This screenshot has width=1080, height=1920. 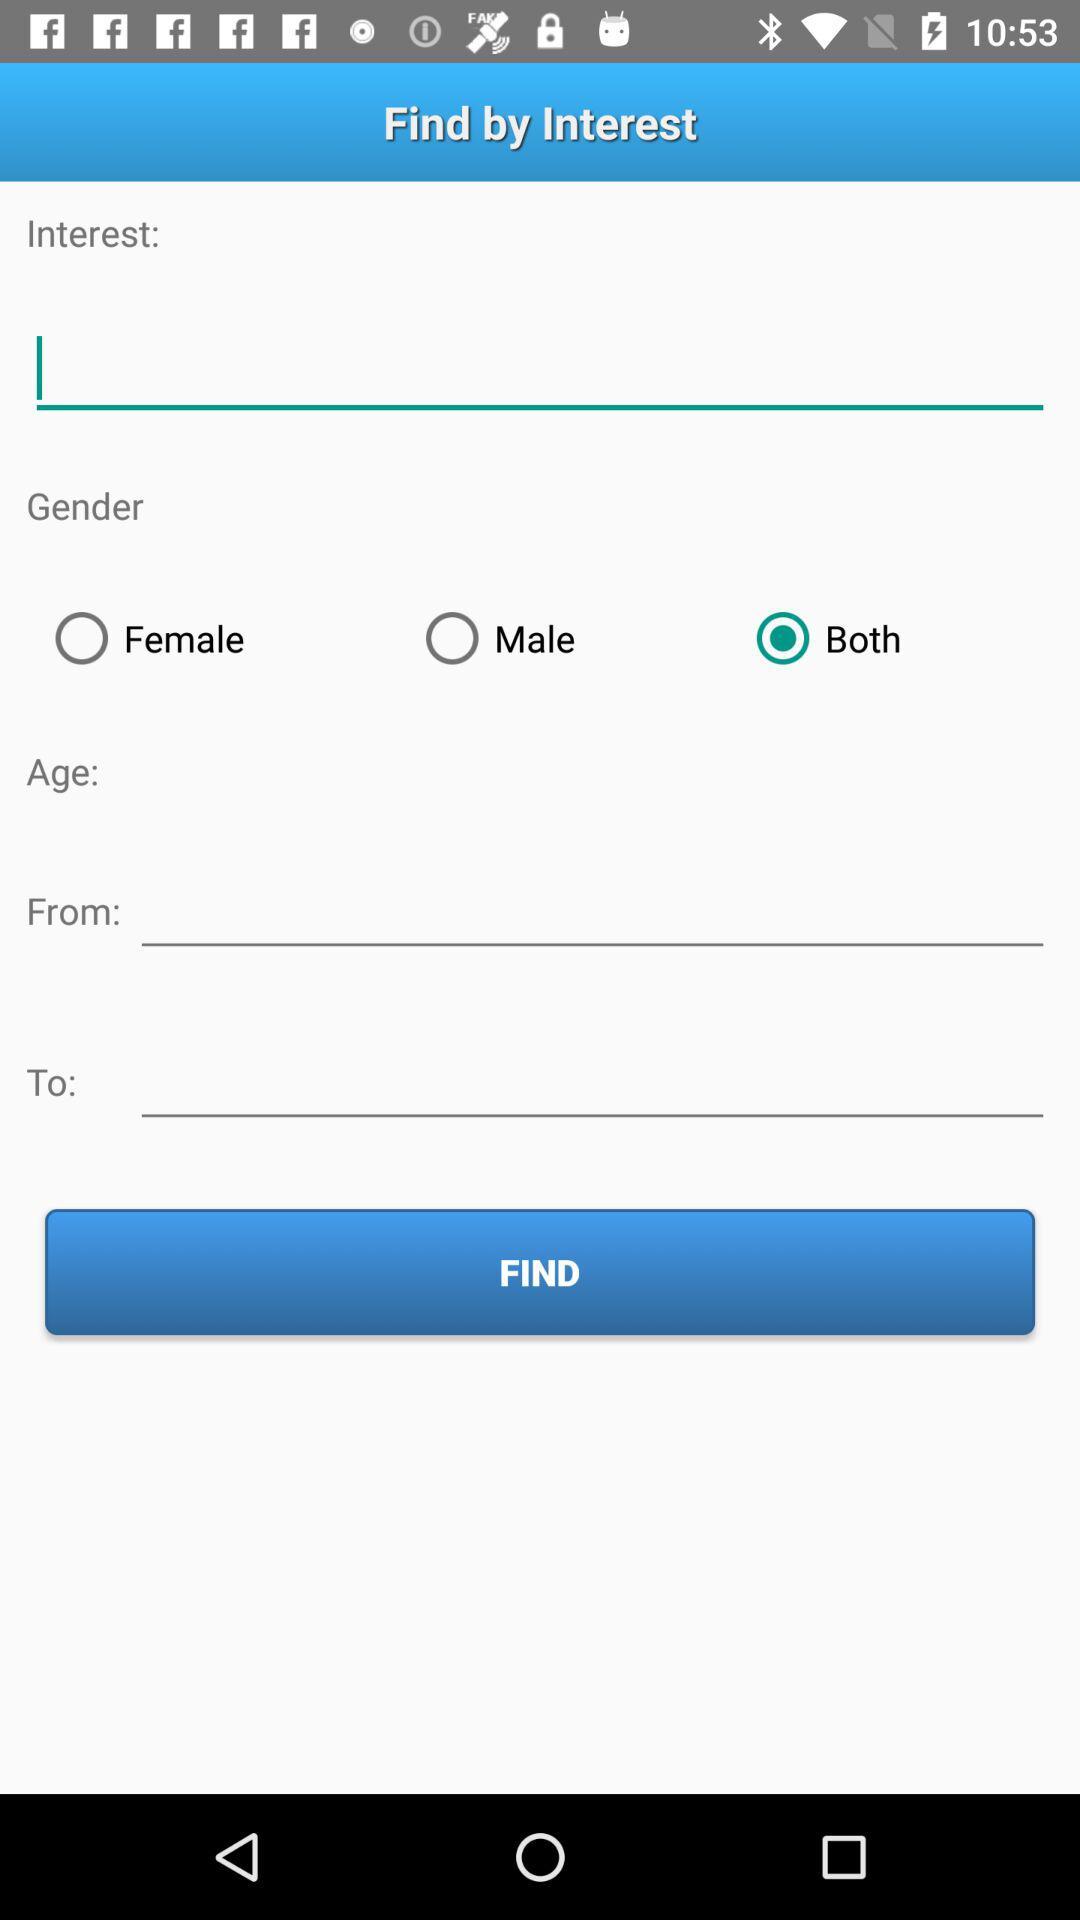 I want to click on female item, so click(x=211, y=637).